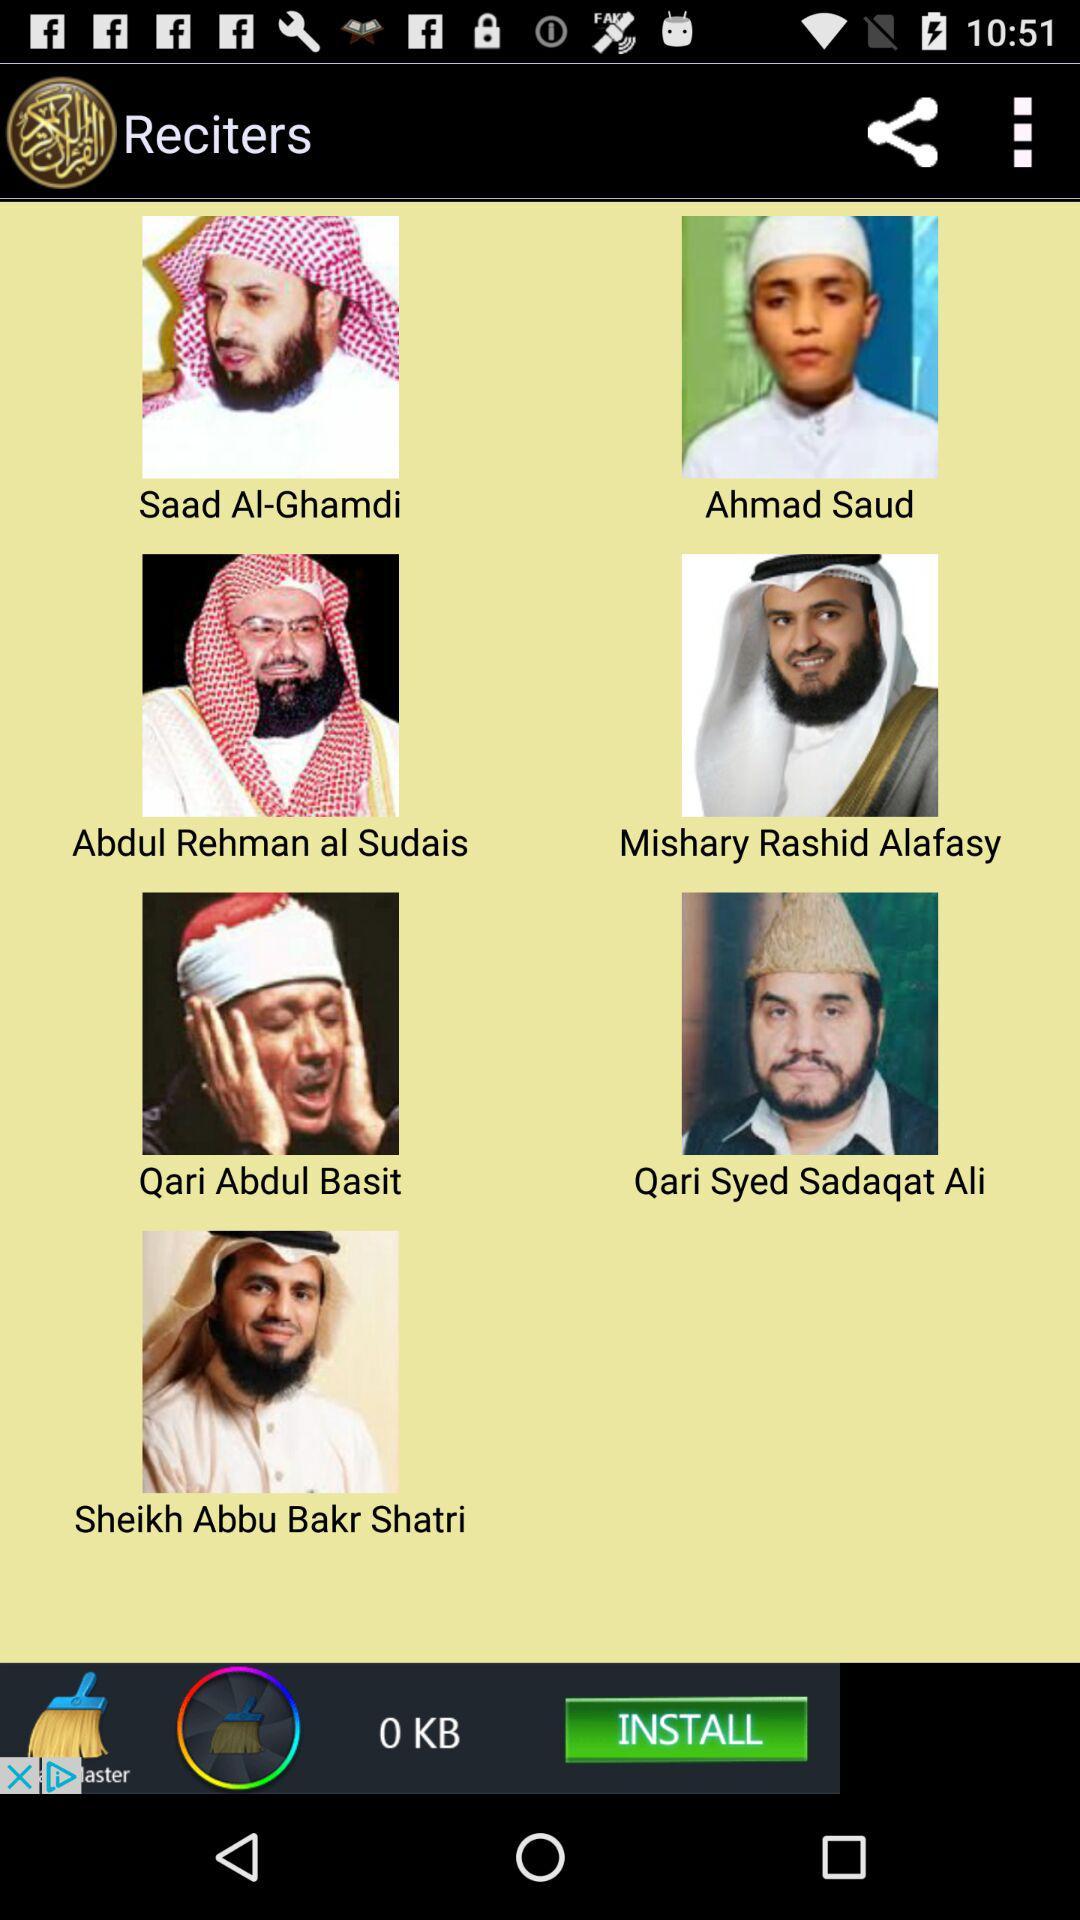 The image size is (1080, 1920). I want to click on the photo of ahmad saud, so click(810, 347).